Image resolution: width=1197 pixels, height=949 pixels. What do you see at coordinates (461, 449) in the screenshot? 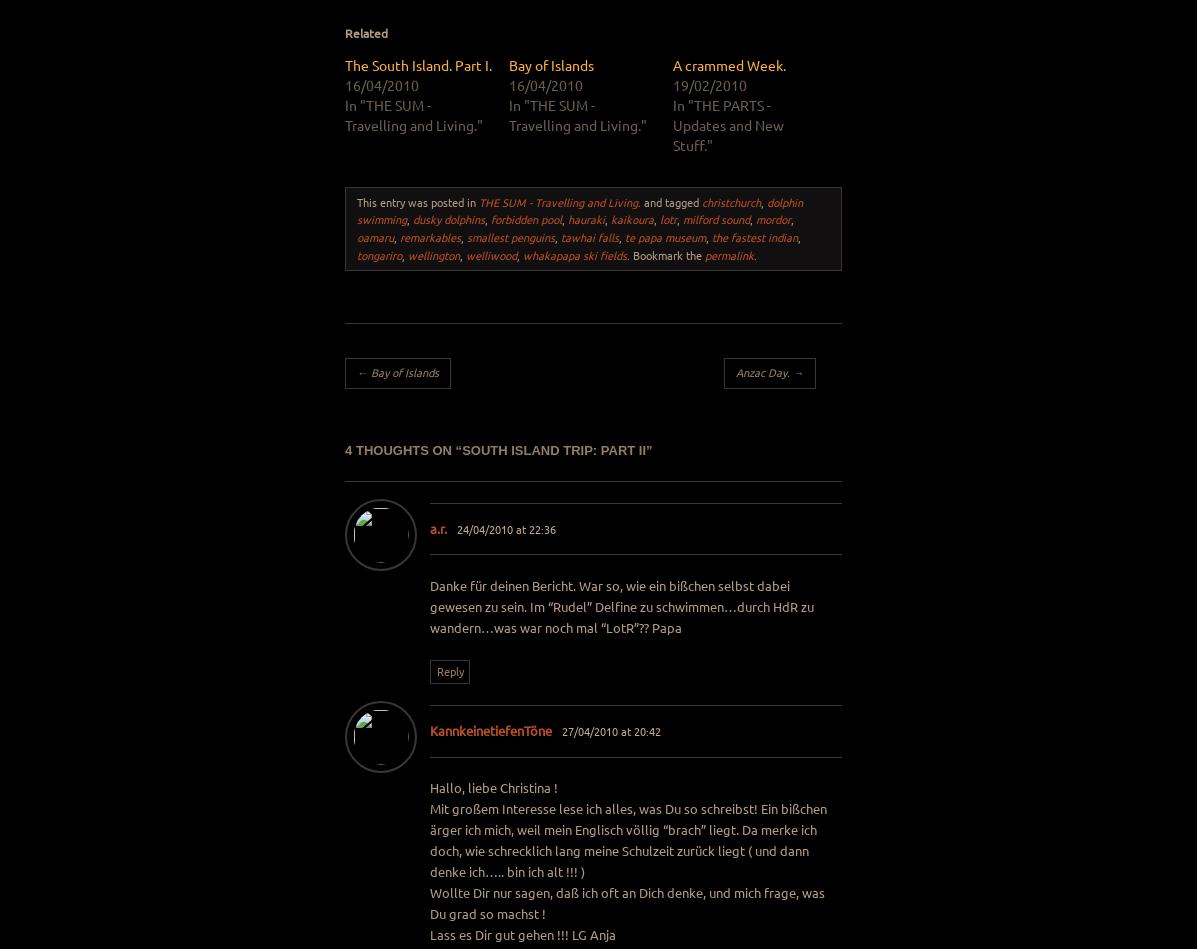
I see `'South Island Trip: Part II'` at bounding box center [461, 449].